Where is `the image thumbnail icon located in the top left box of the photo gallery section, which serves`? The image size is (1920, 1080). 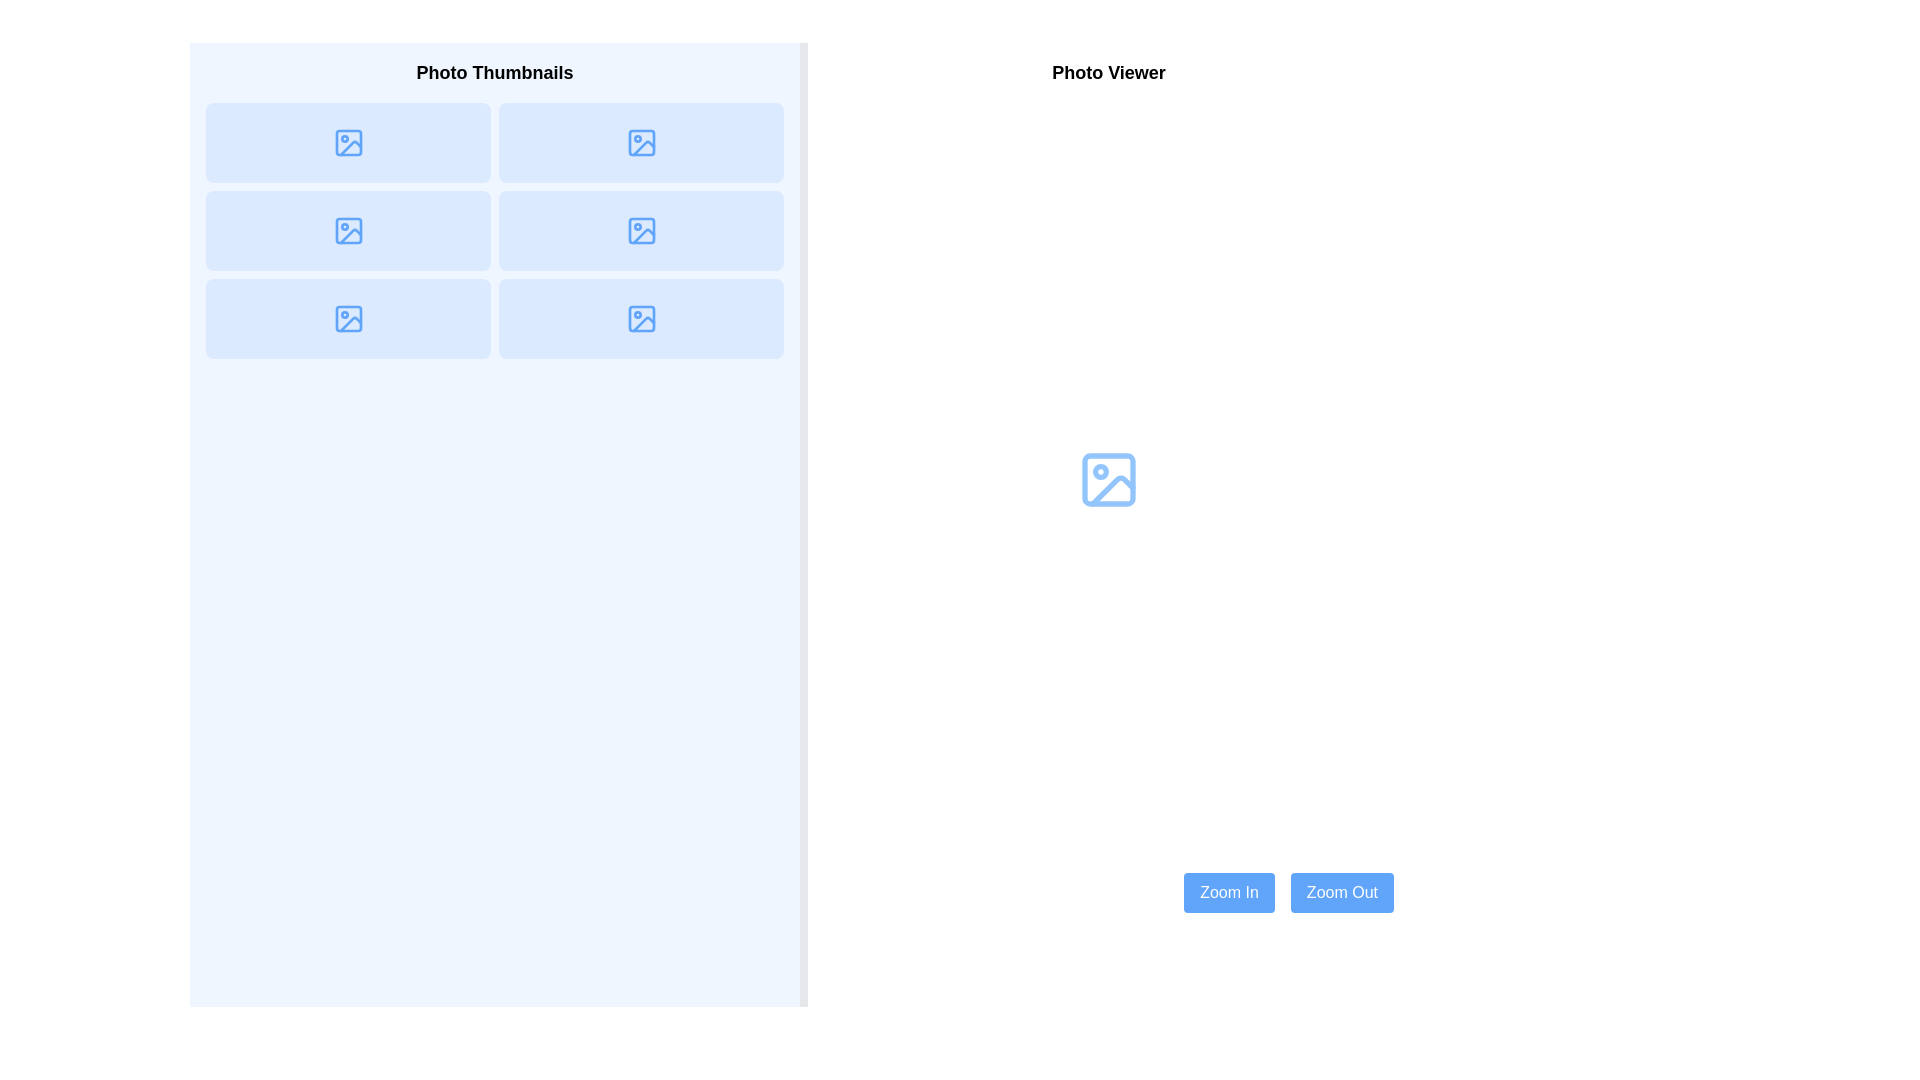
the image thumbnail icon located in the top left box of the photo gallery section, which serves is located at coordinates (348, 141).